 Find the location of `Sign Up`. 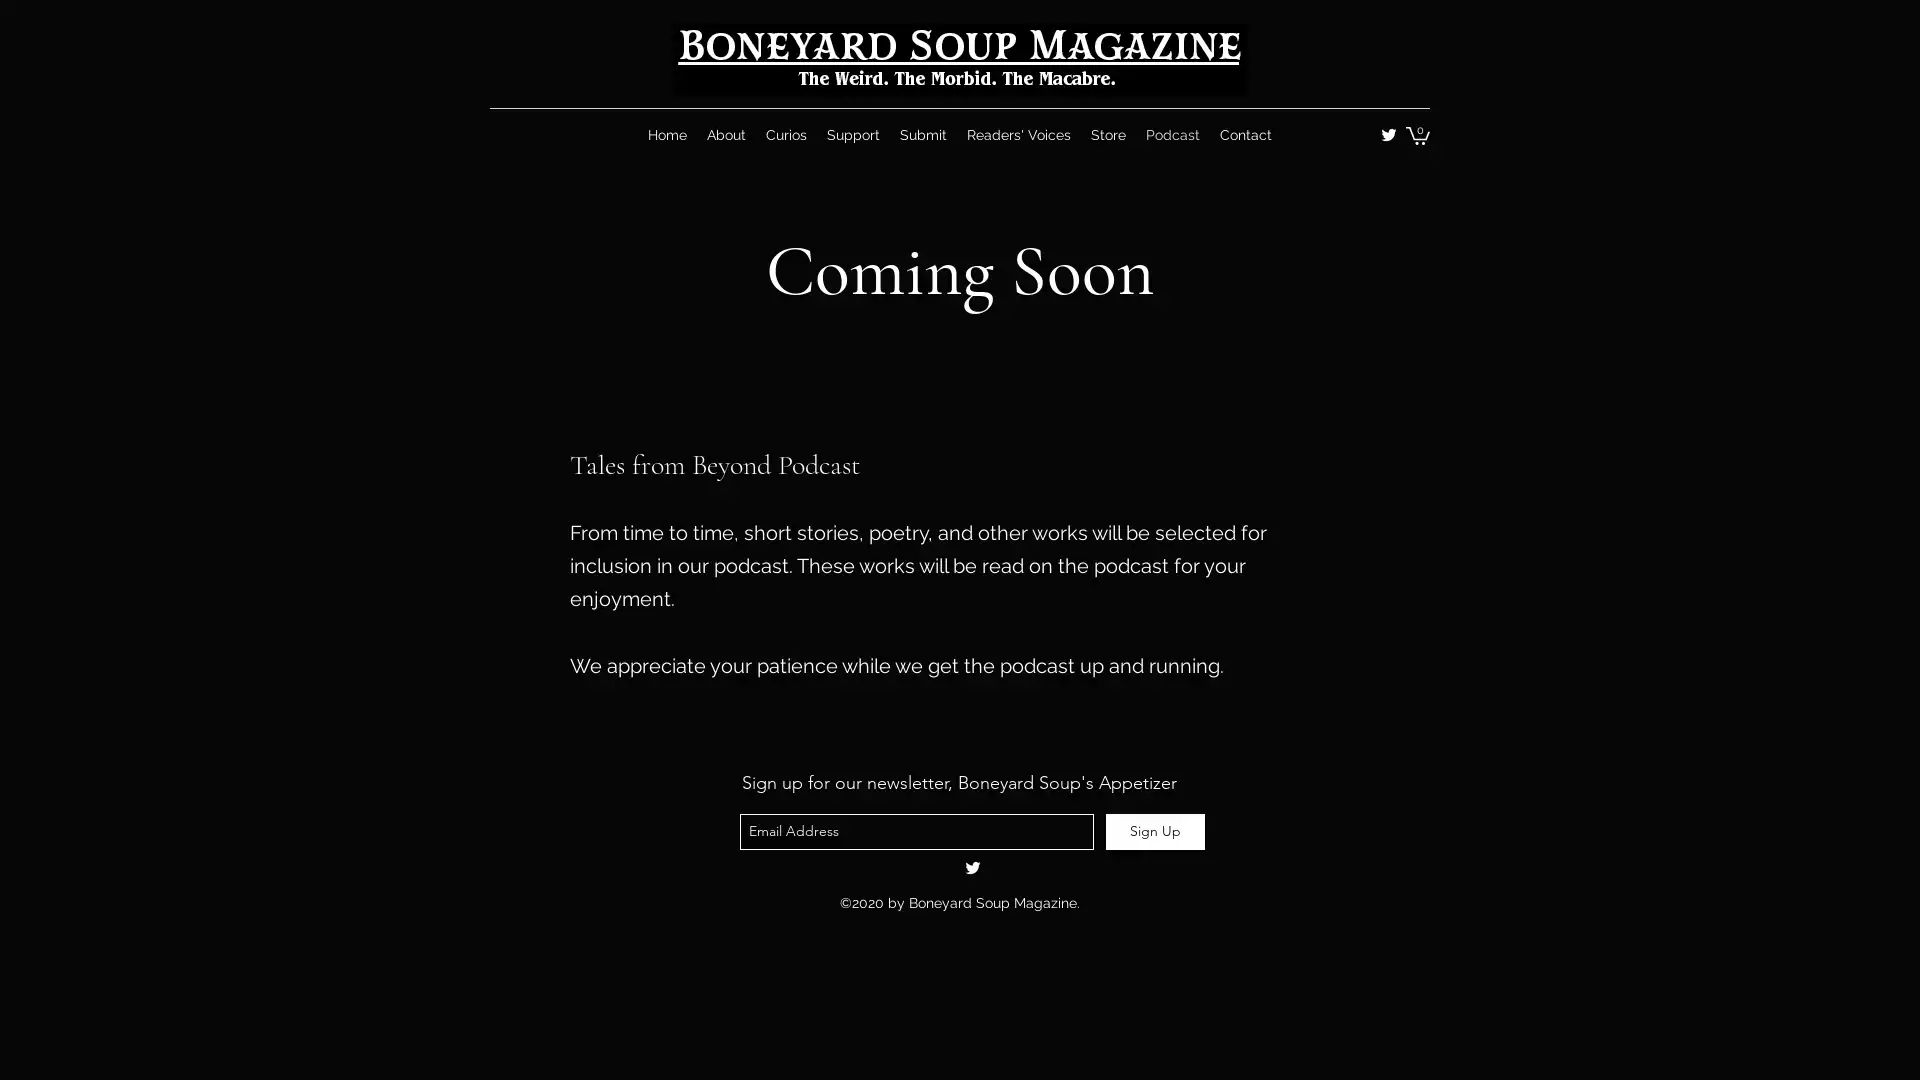

Sign Up is located at coordinates (1155, 830).